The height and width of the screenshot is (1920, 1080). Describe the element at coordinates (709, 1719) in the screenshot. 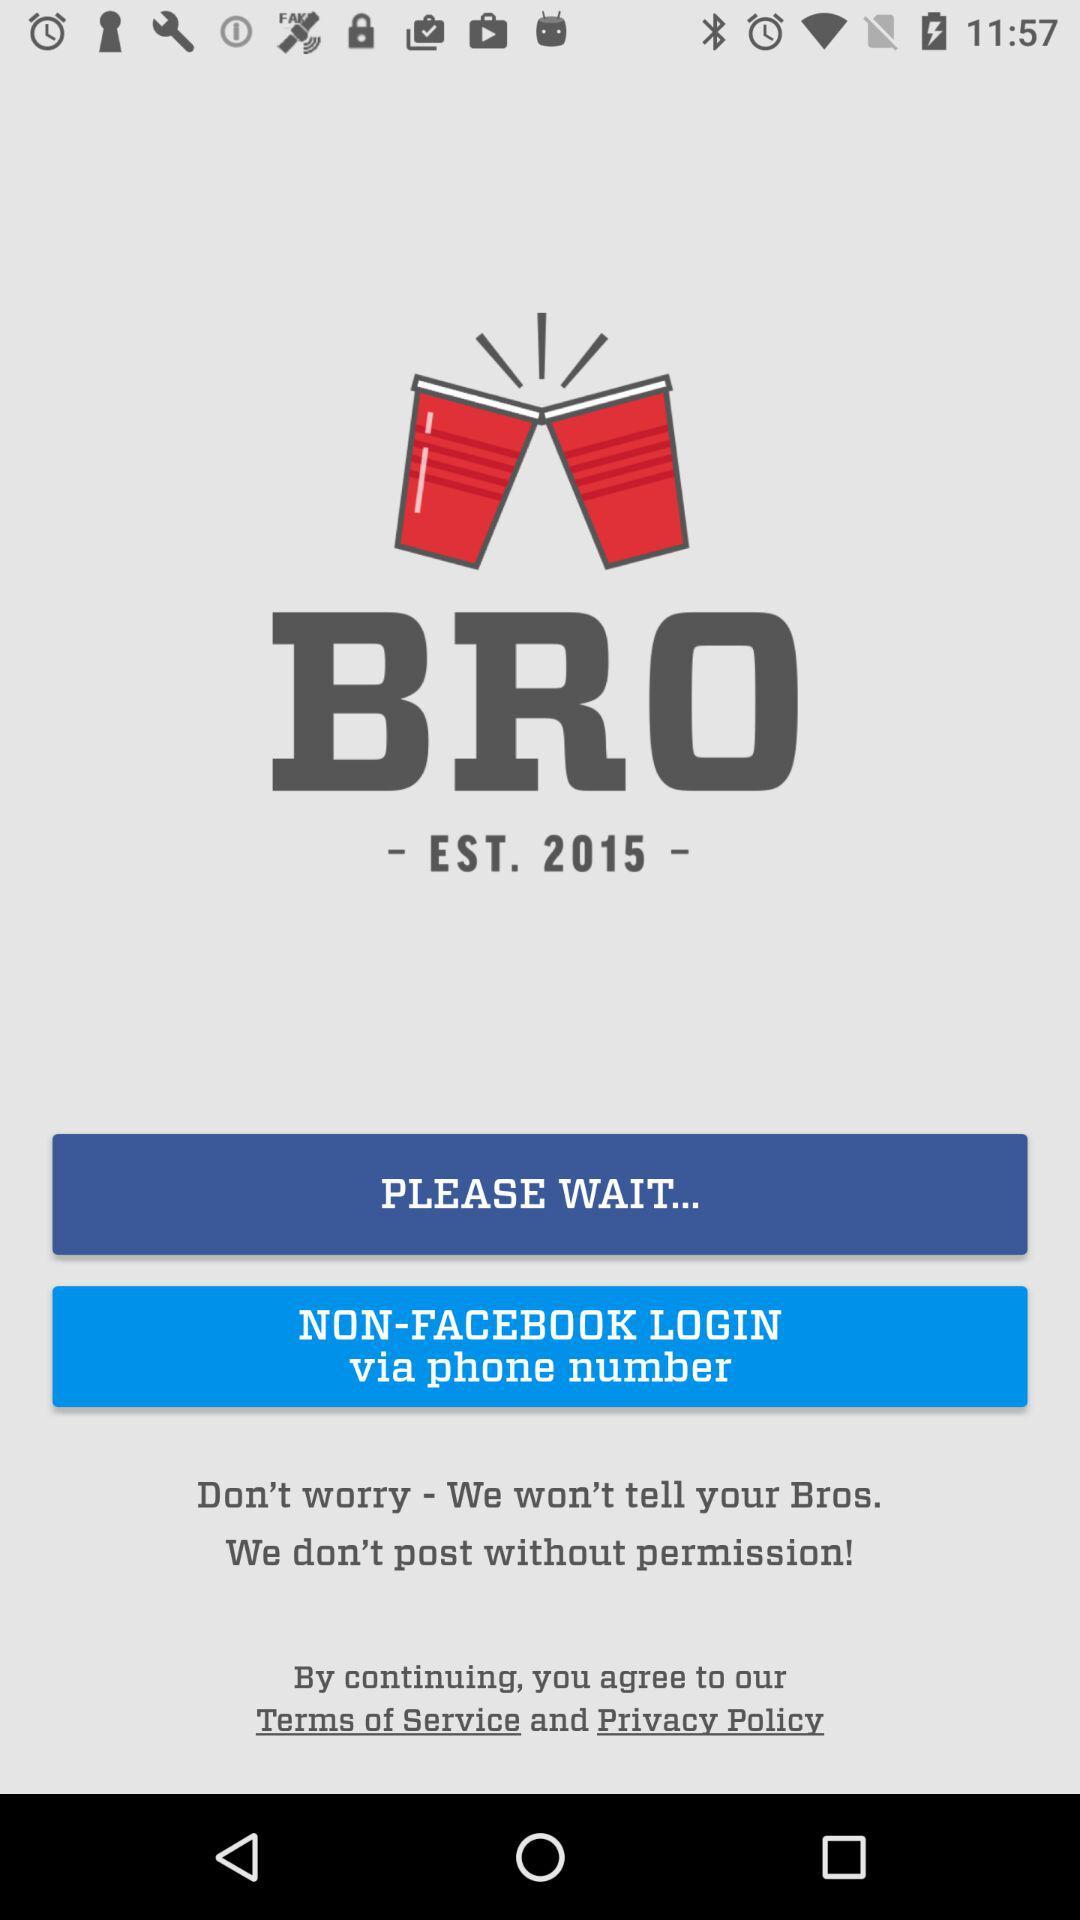

I see `the privacy policy` at that location.